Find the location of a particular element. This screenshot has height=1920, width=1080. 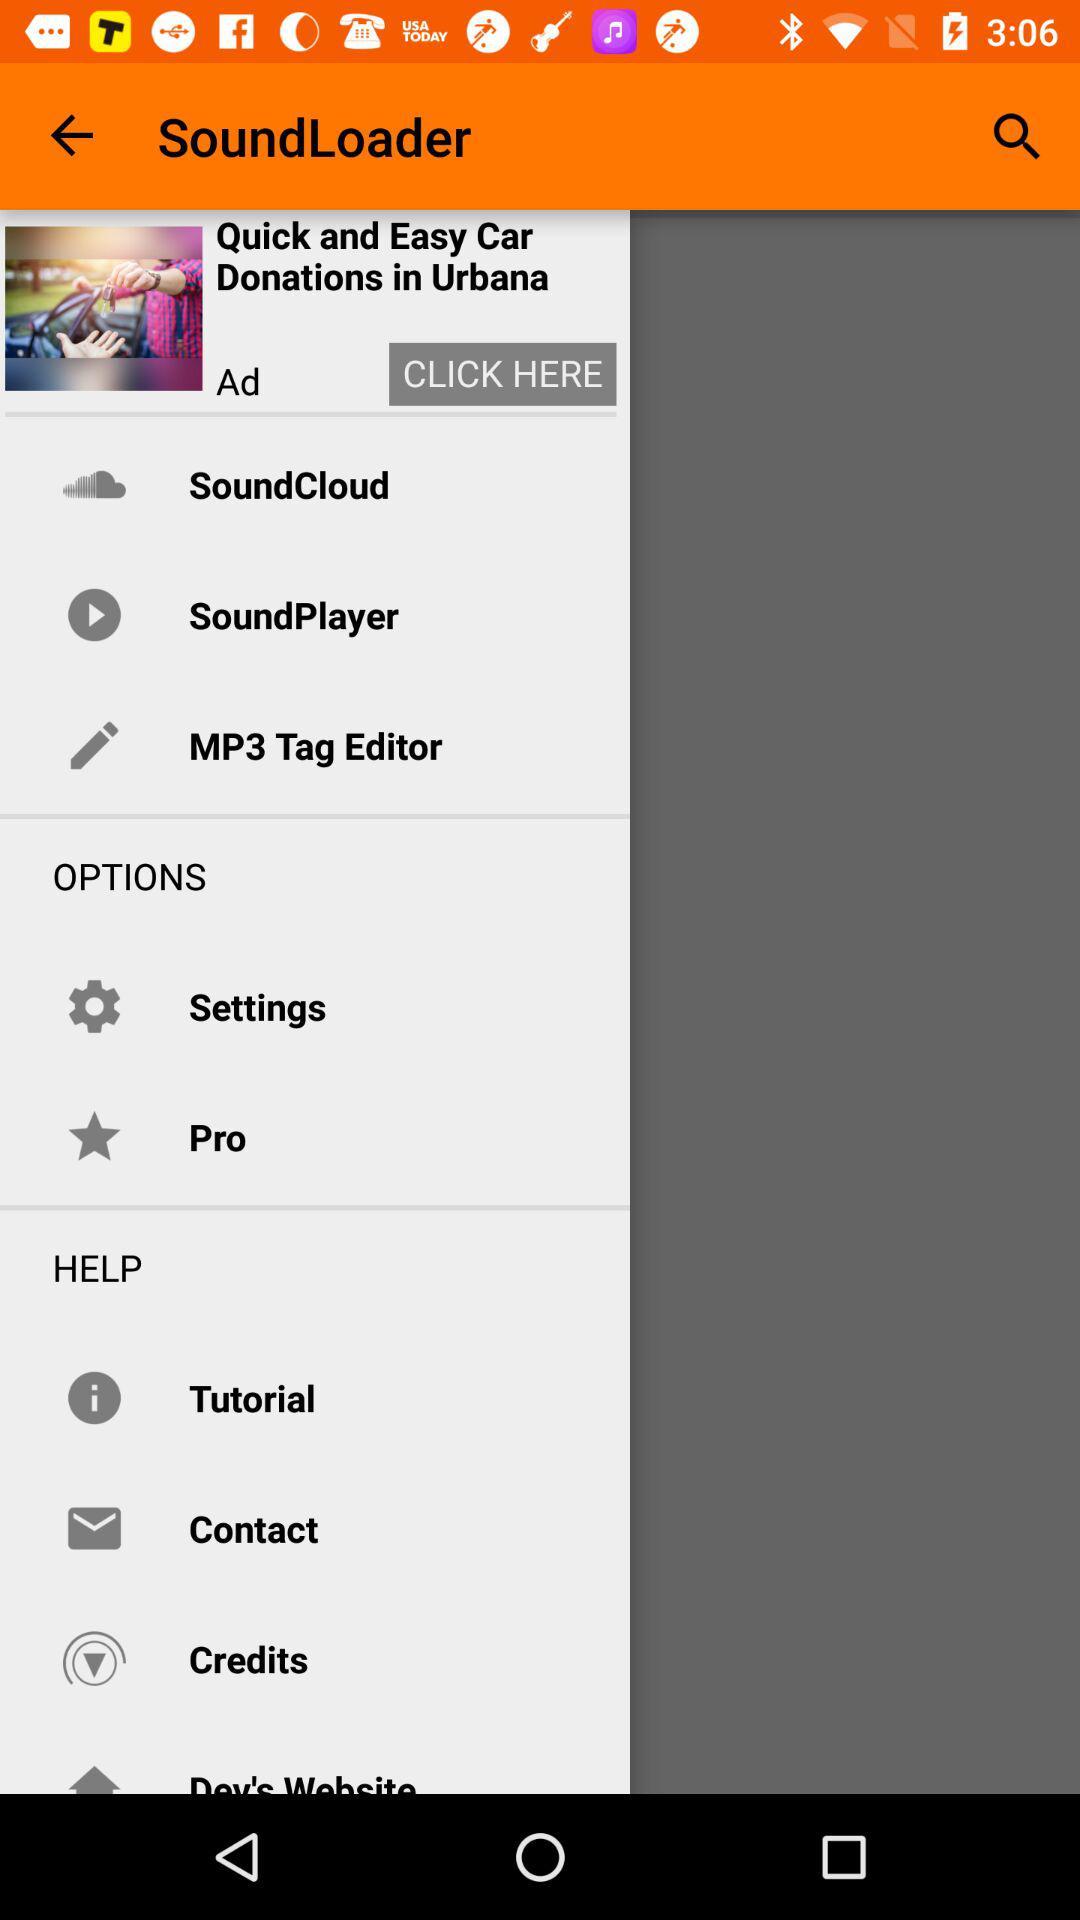

mp3 tag editor is located at coordinates (315, 744).